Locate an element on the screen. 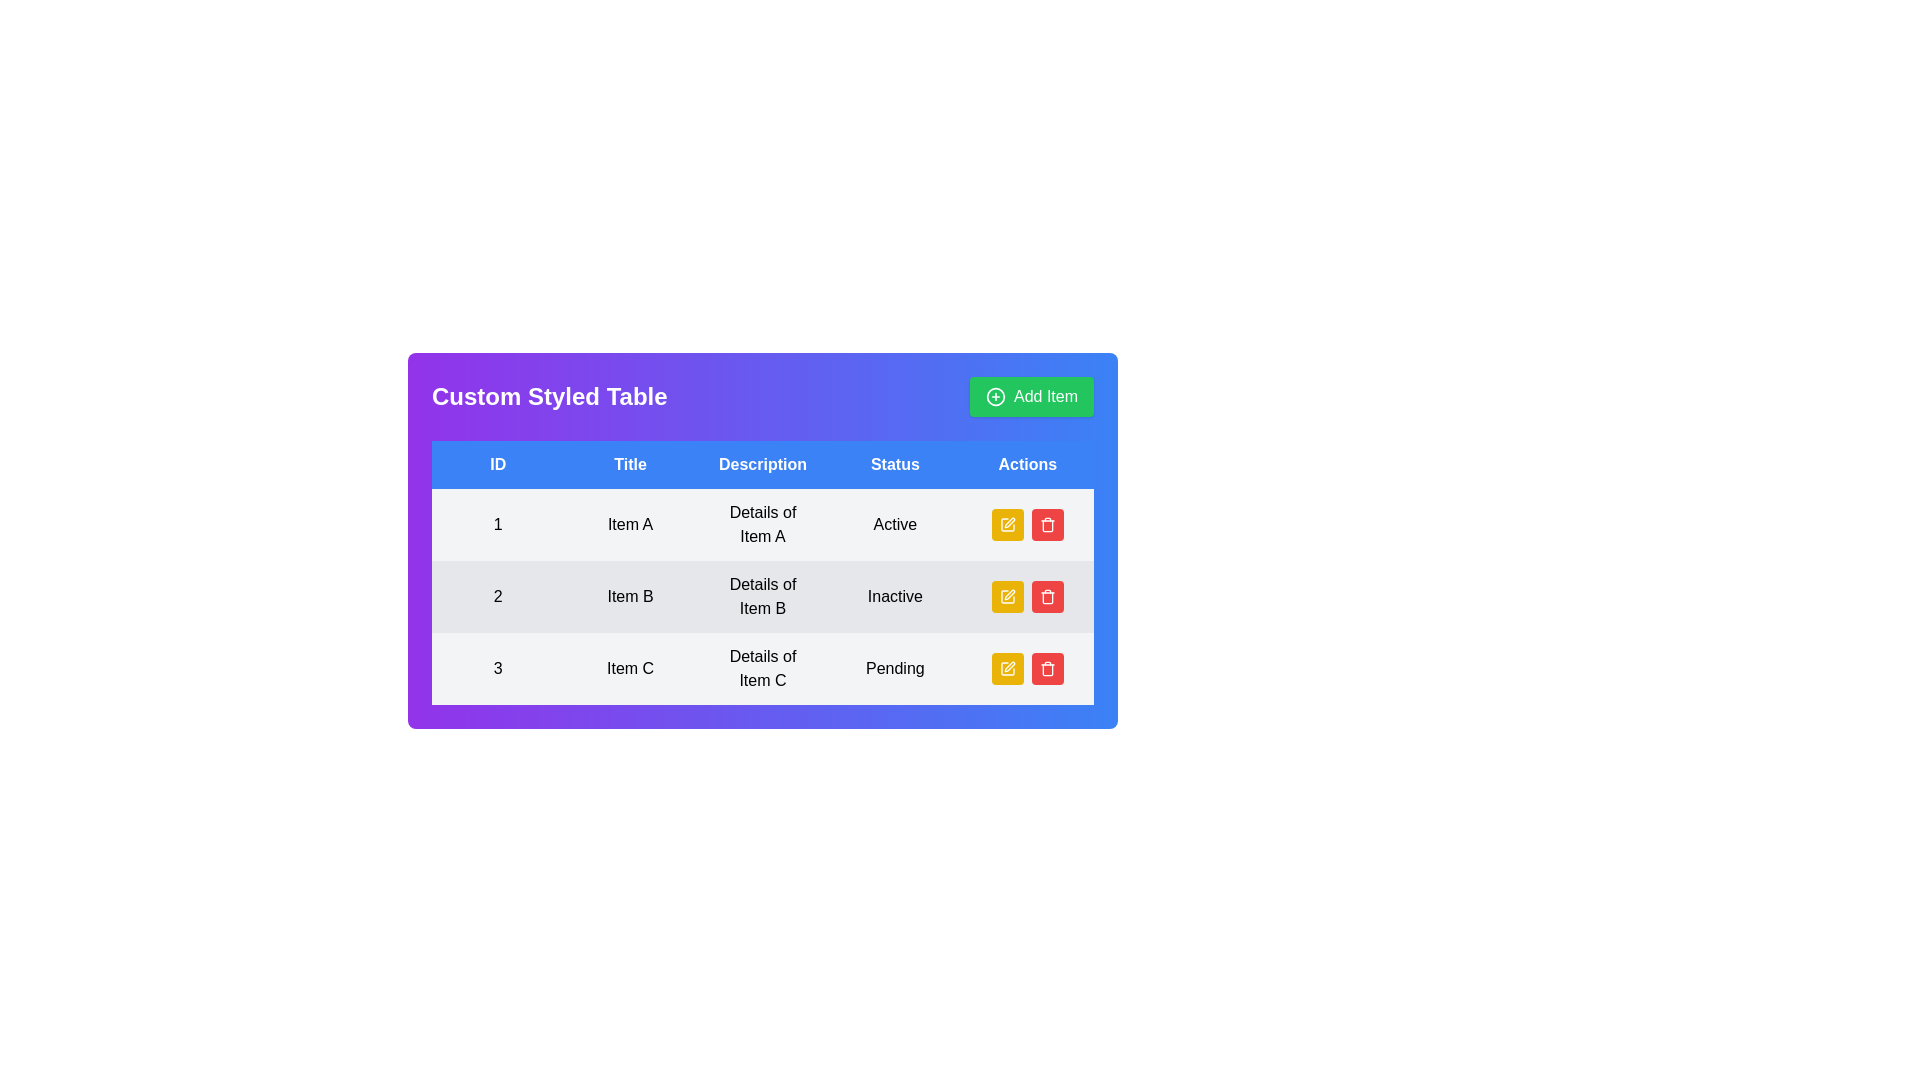 The image size is (1920, 1080). on the second row of the table displaying information about 'Item B', which includes its ID, title, description, and status is located at coordinates (762, 596).